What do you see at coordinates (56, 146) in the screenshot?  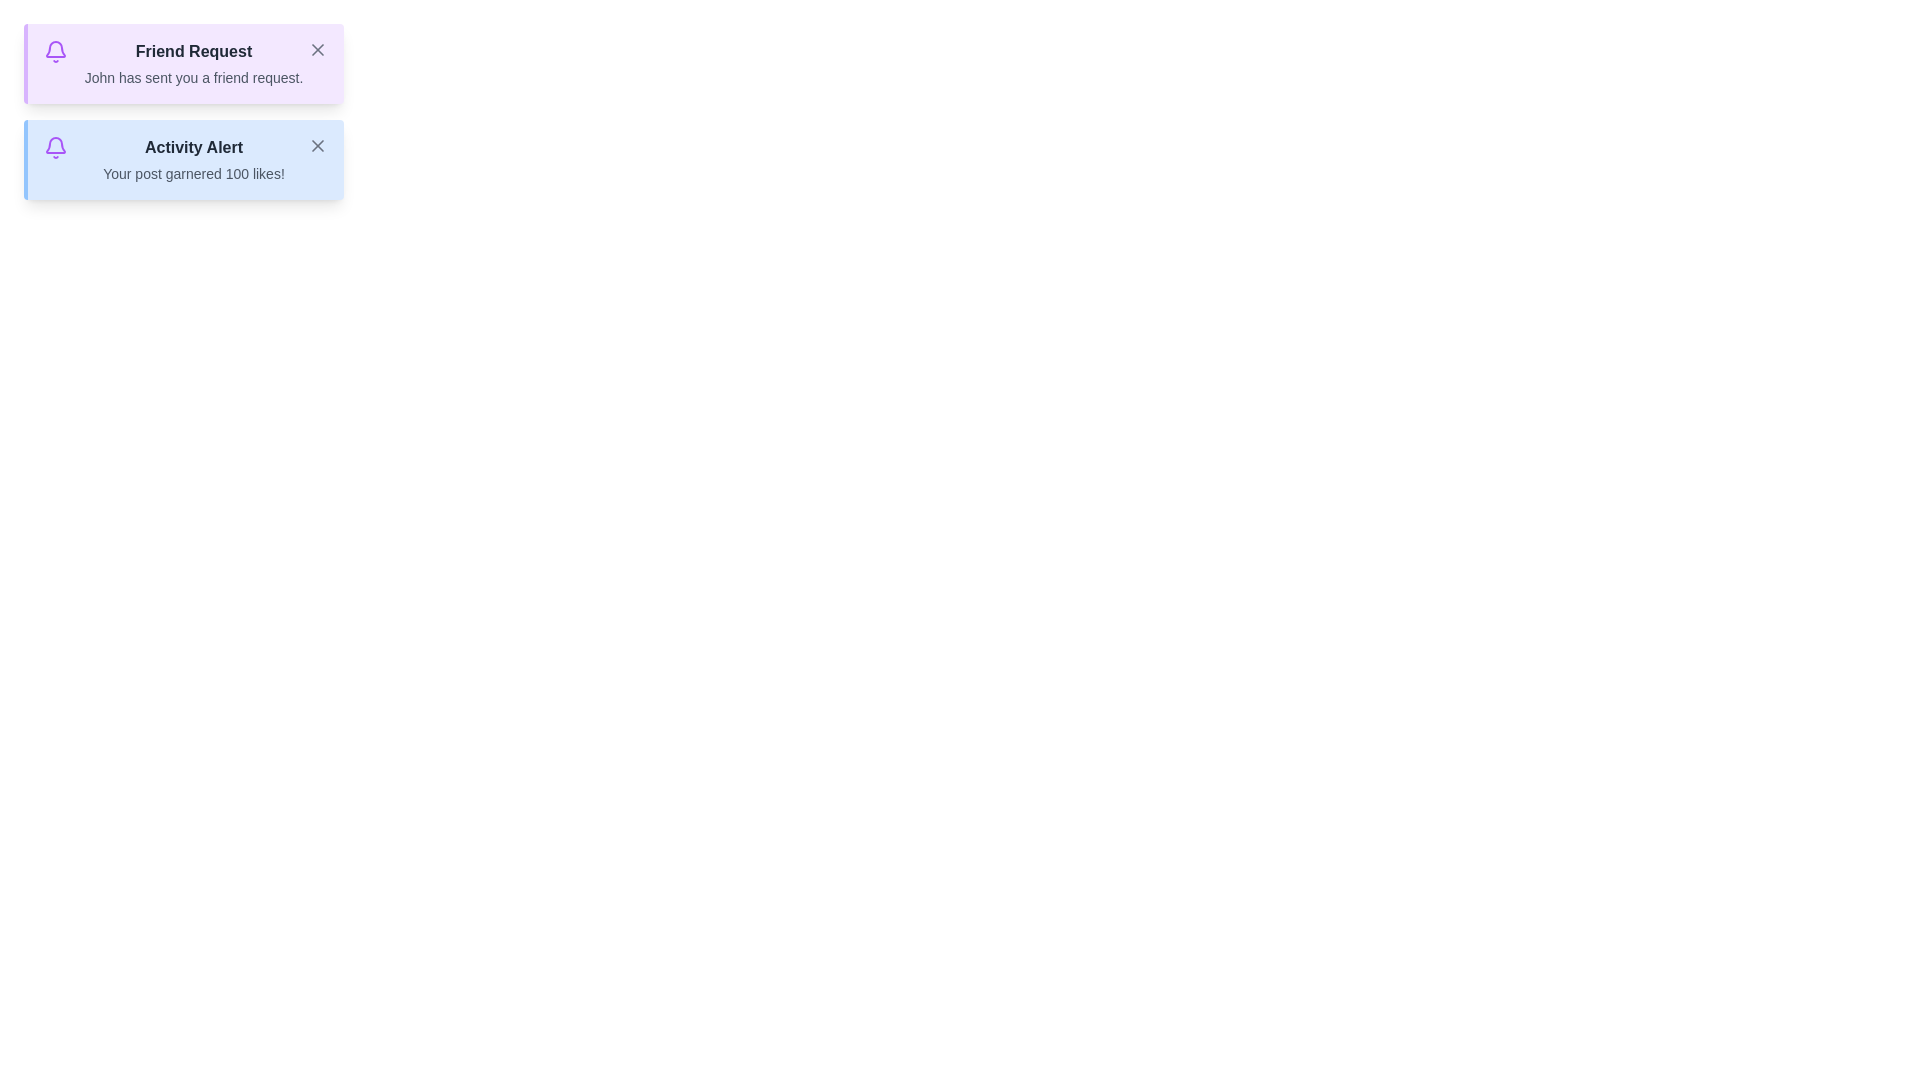 I see `the notification bell icon for Activity Alert` at bounding box center [56, 146].